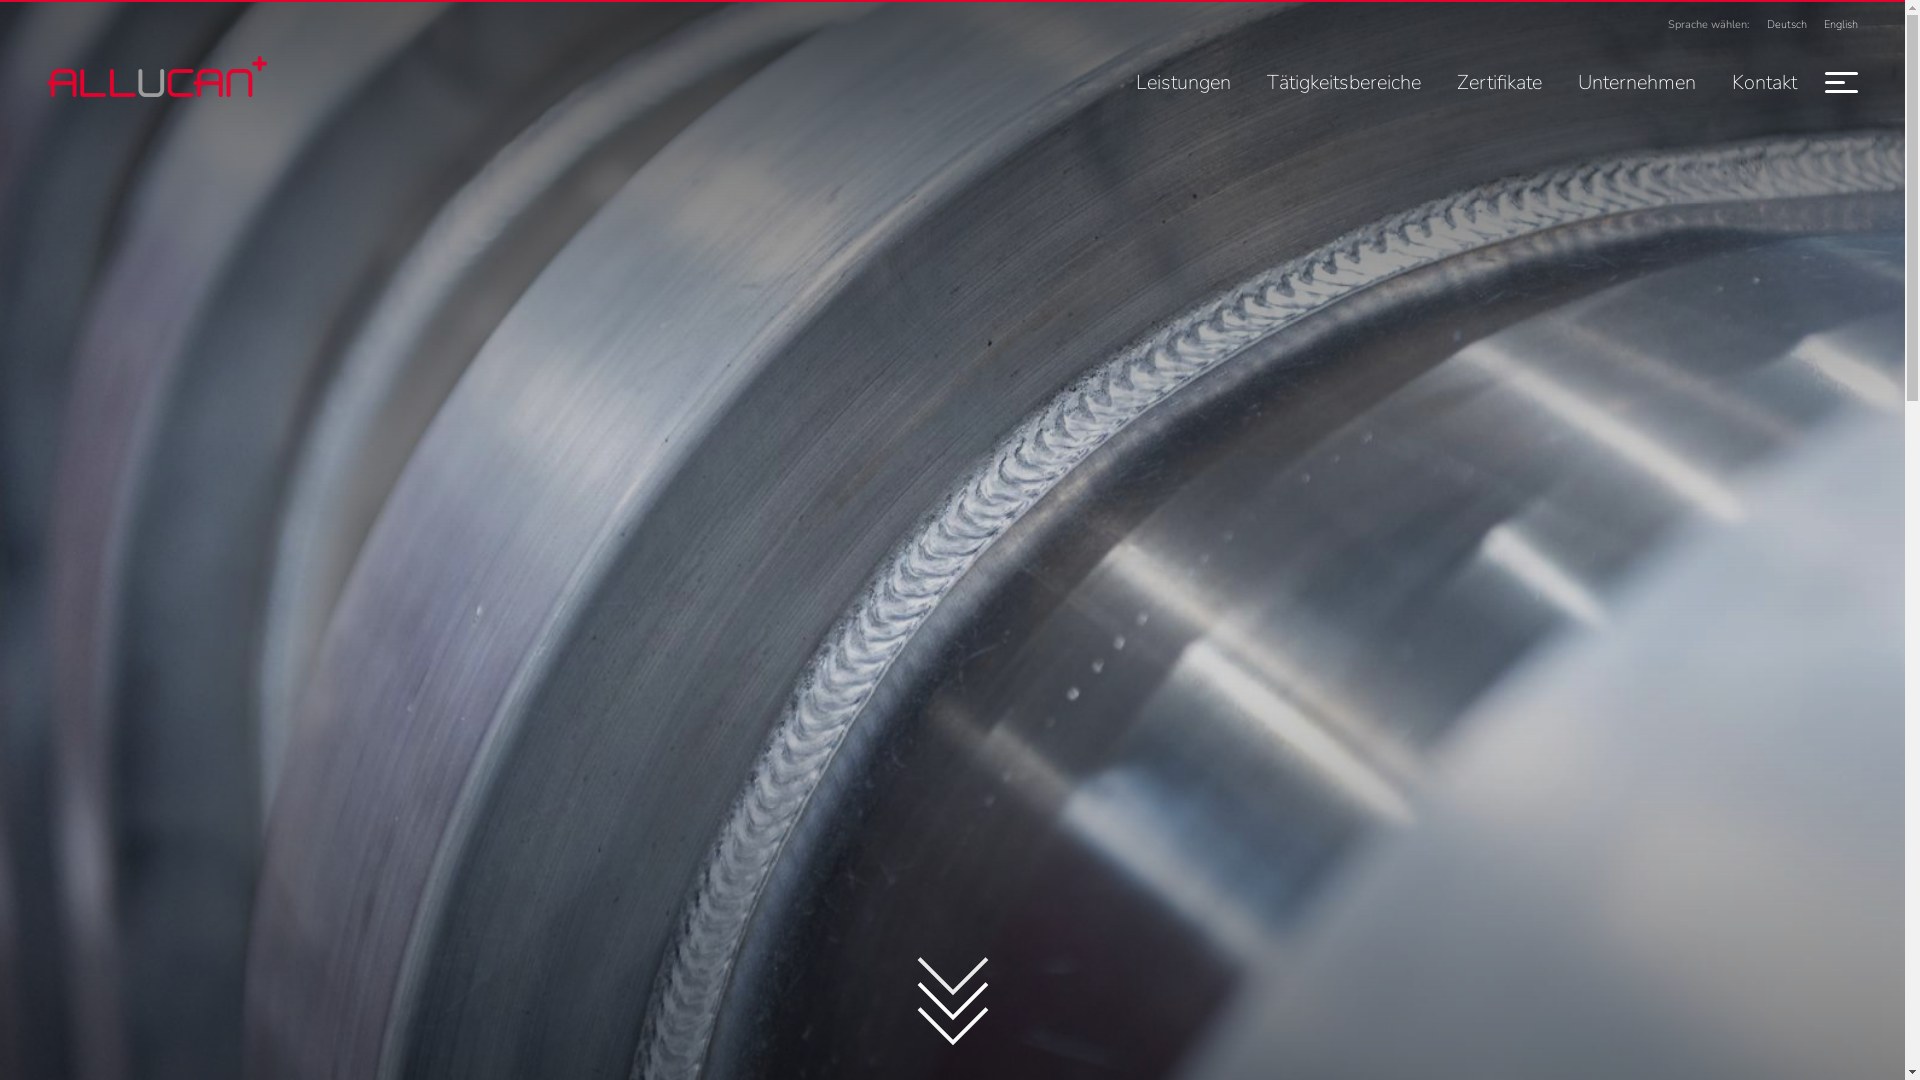  Describe the element at coordinates (1499, 81) in the screenshot. I see `'Zertifikate'` at that location.